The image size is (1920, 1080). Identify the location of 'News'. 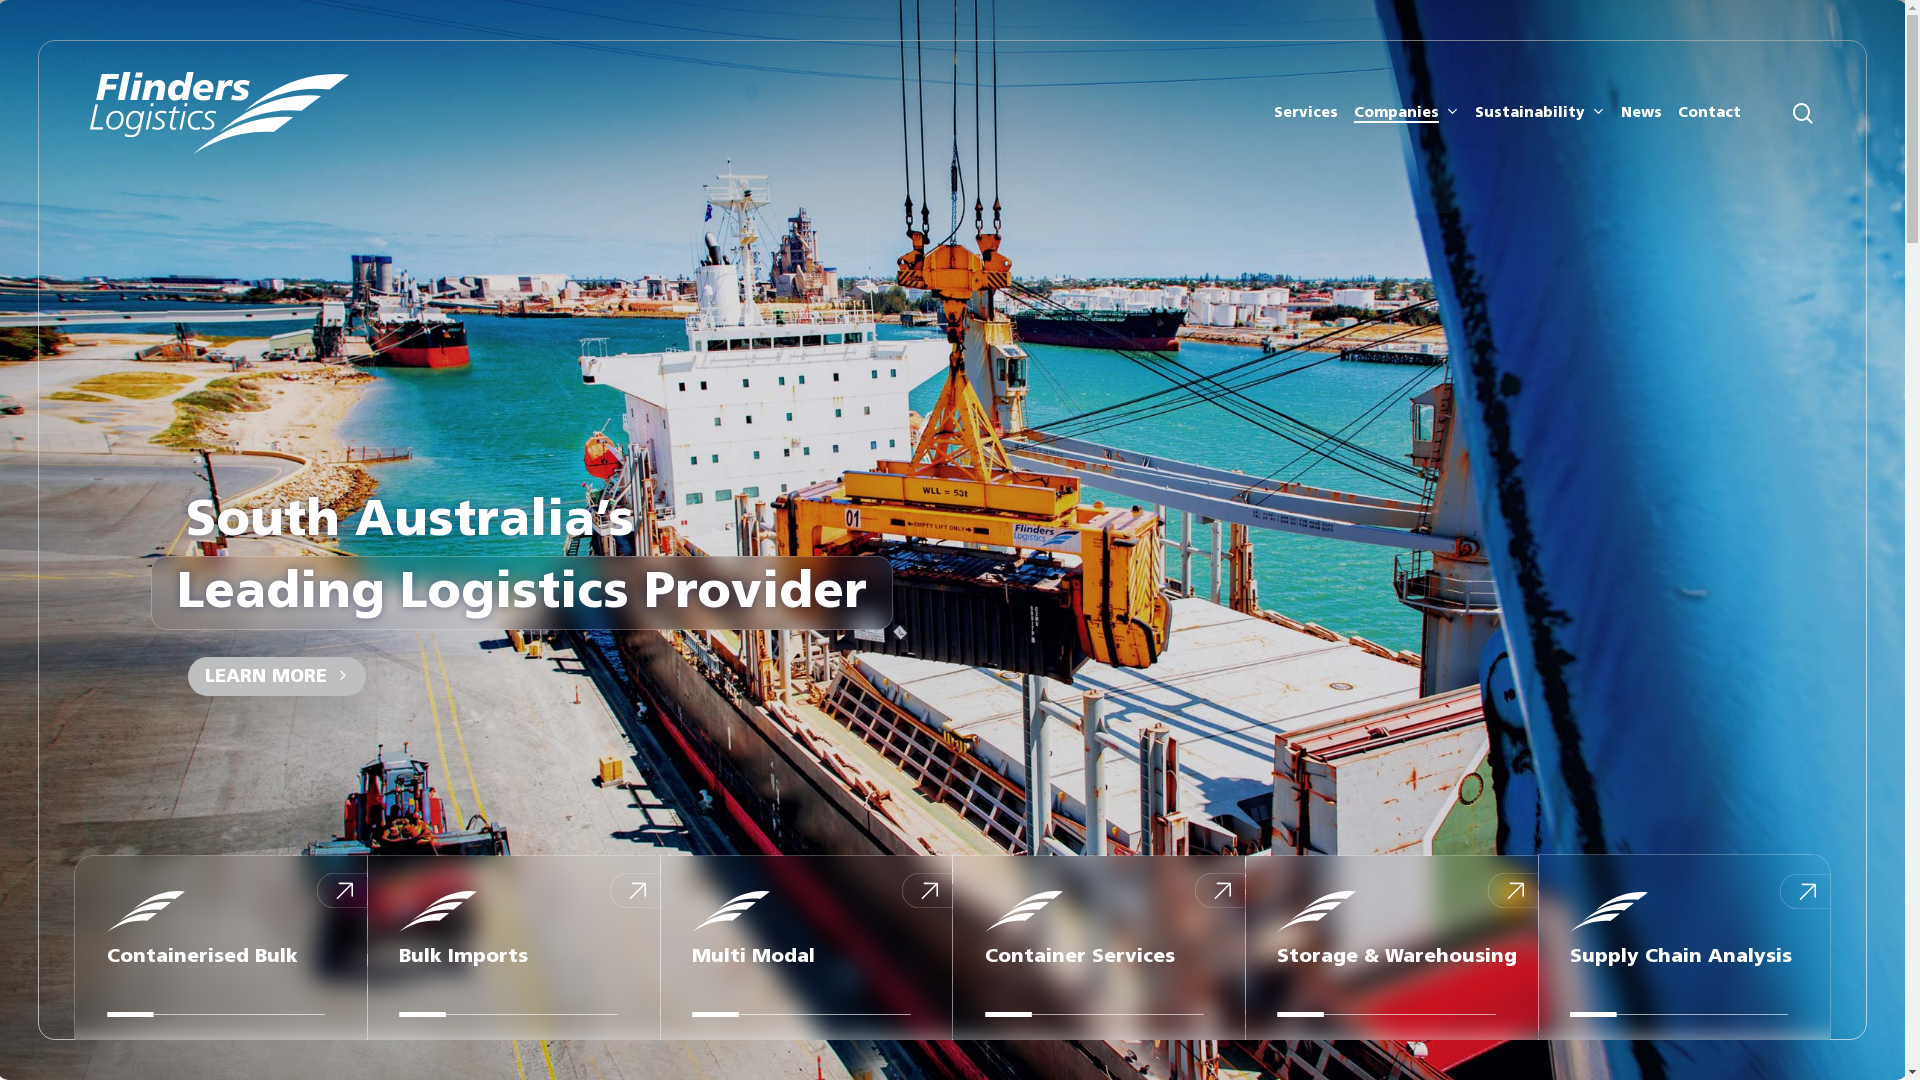
(1641, 112).